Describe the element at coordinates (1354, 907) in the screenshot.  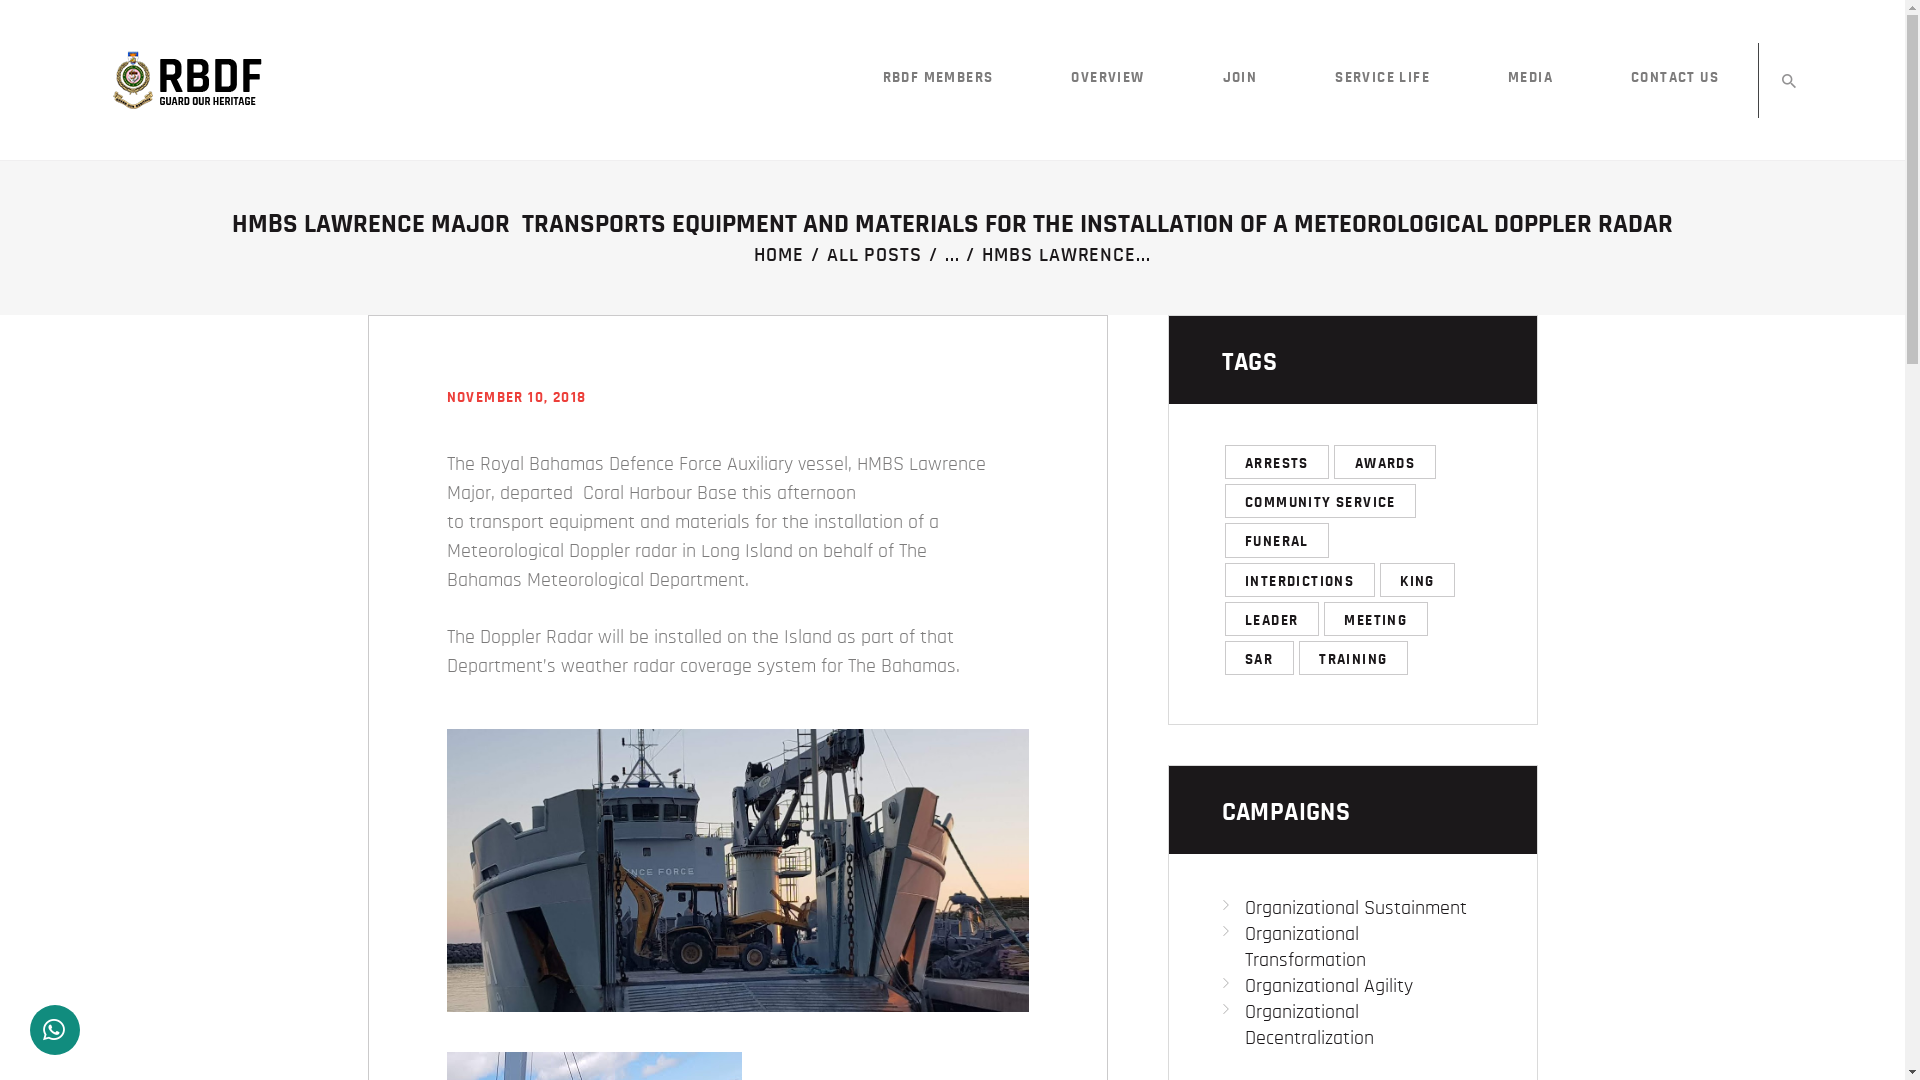
I see `'Organizational Sustainment'` at that location.